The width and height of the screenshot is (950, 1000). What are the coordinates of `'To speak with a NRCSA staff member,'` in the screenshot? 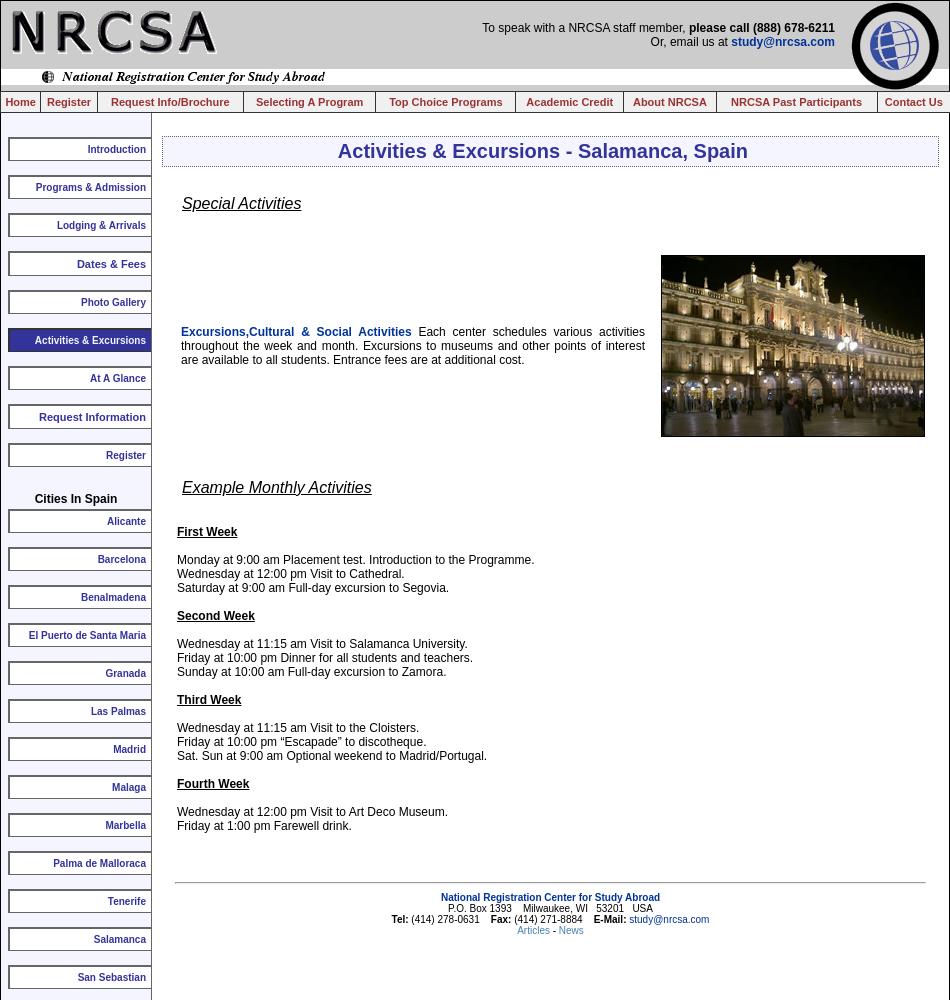 It's located at (585, 28).